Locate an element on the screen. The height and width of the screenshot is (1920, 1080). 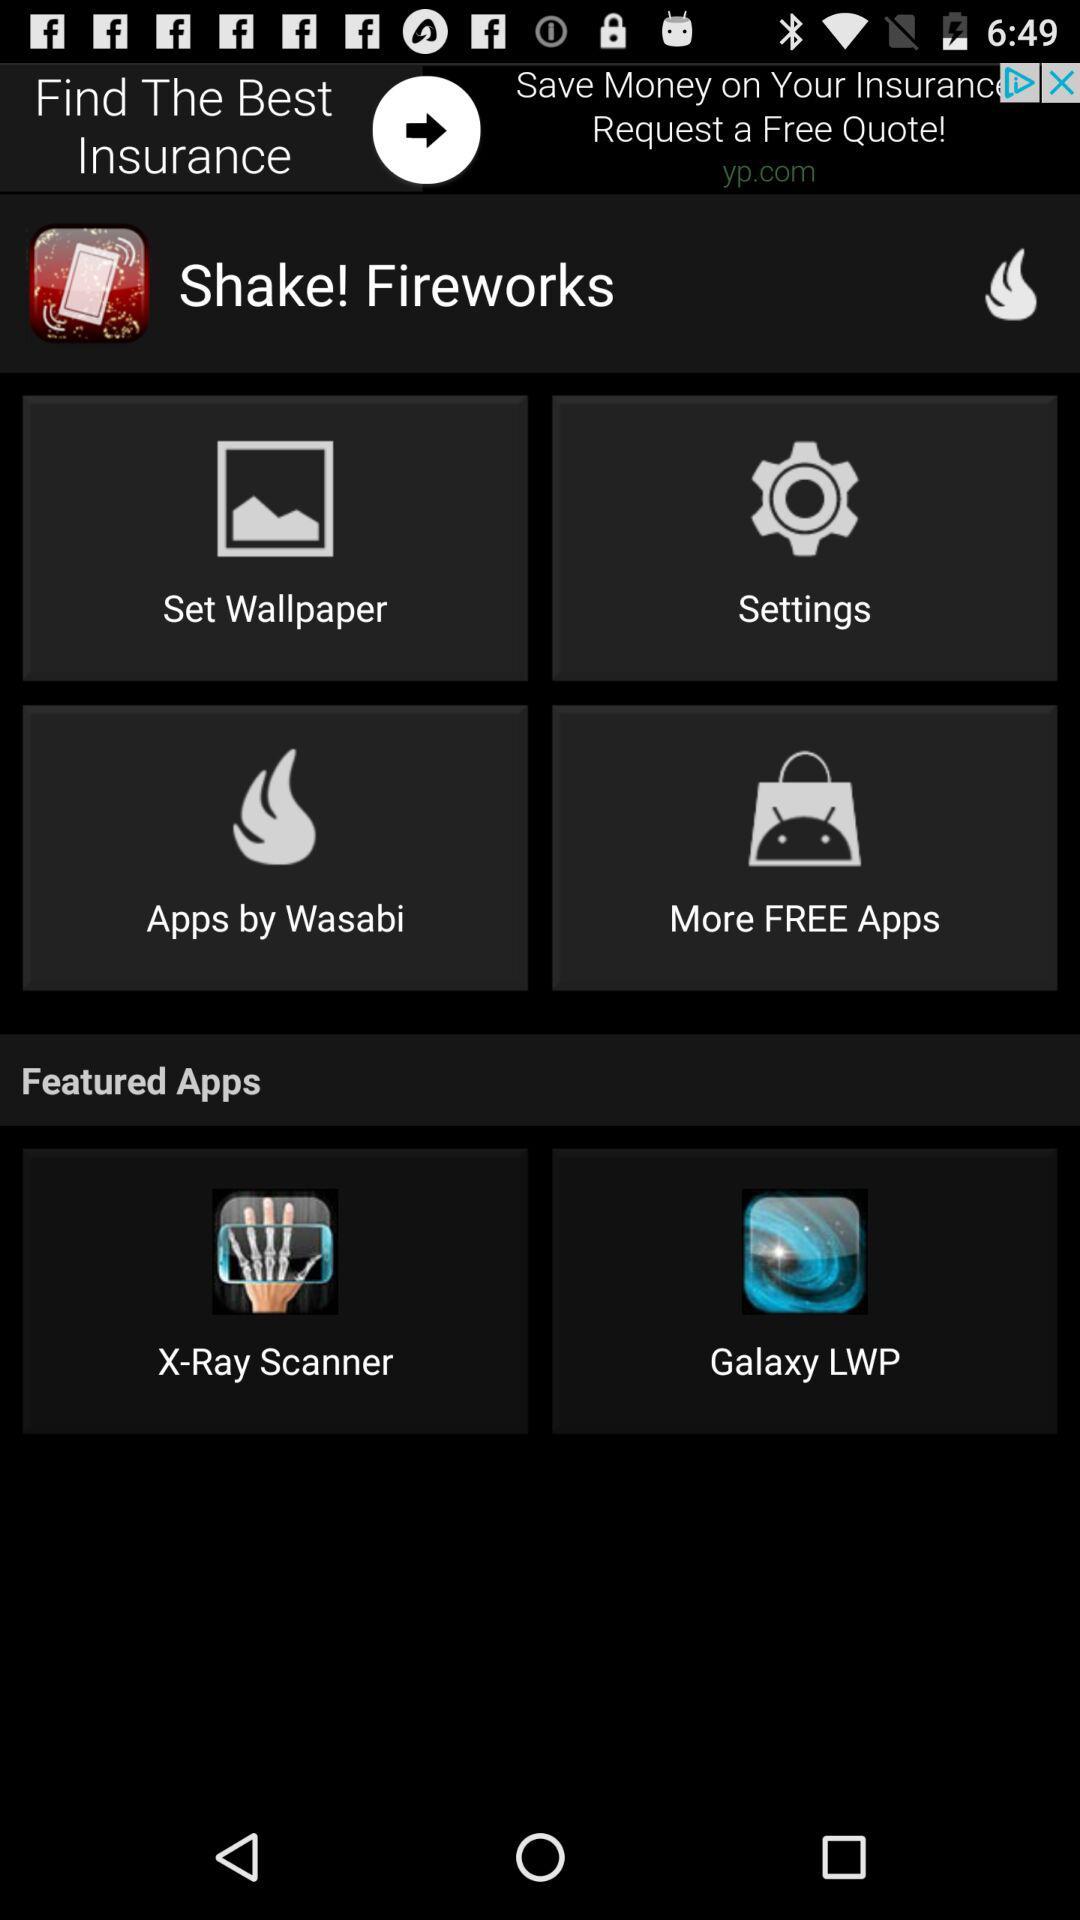
slide is located at coordinates (540, 127).